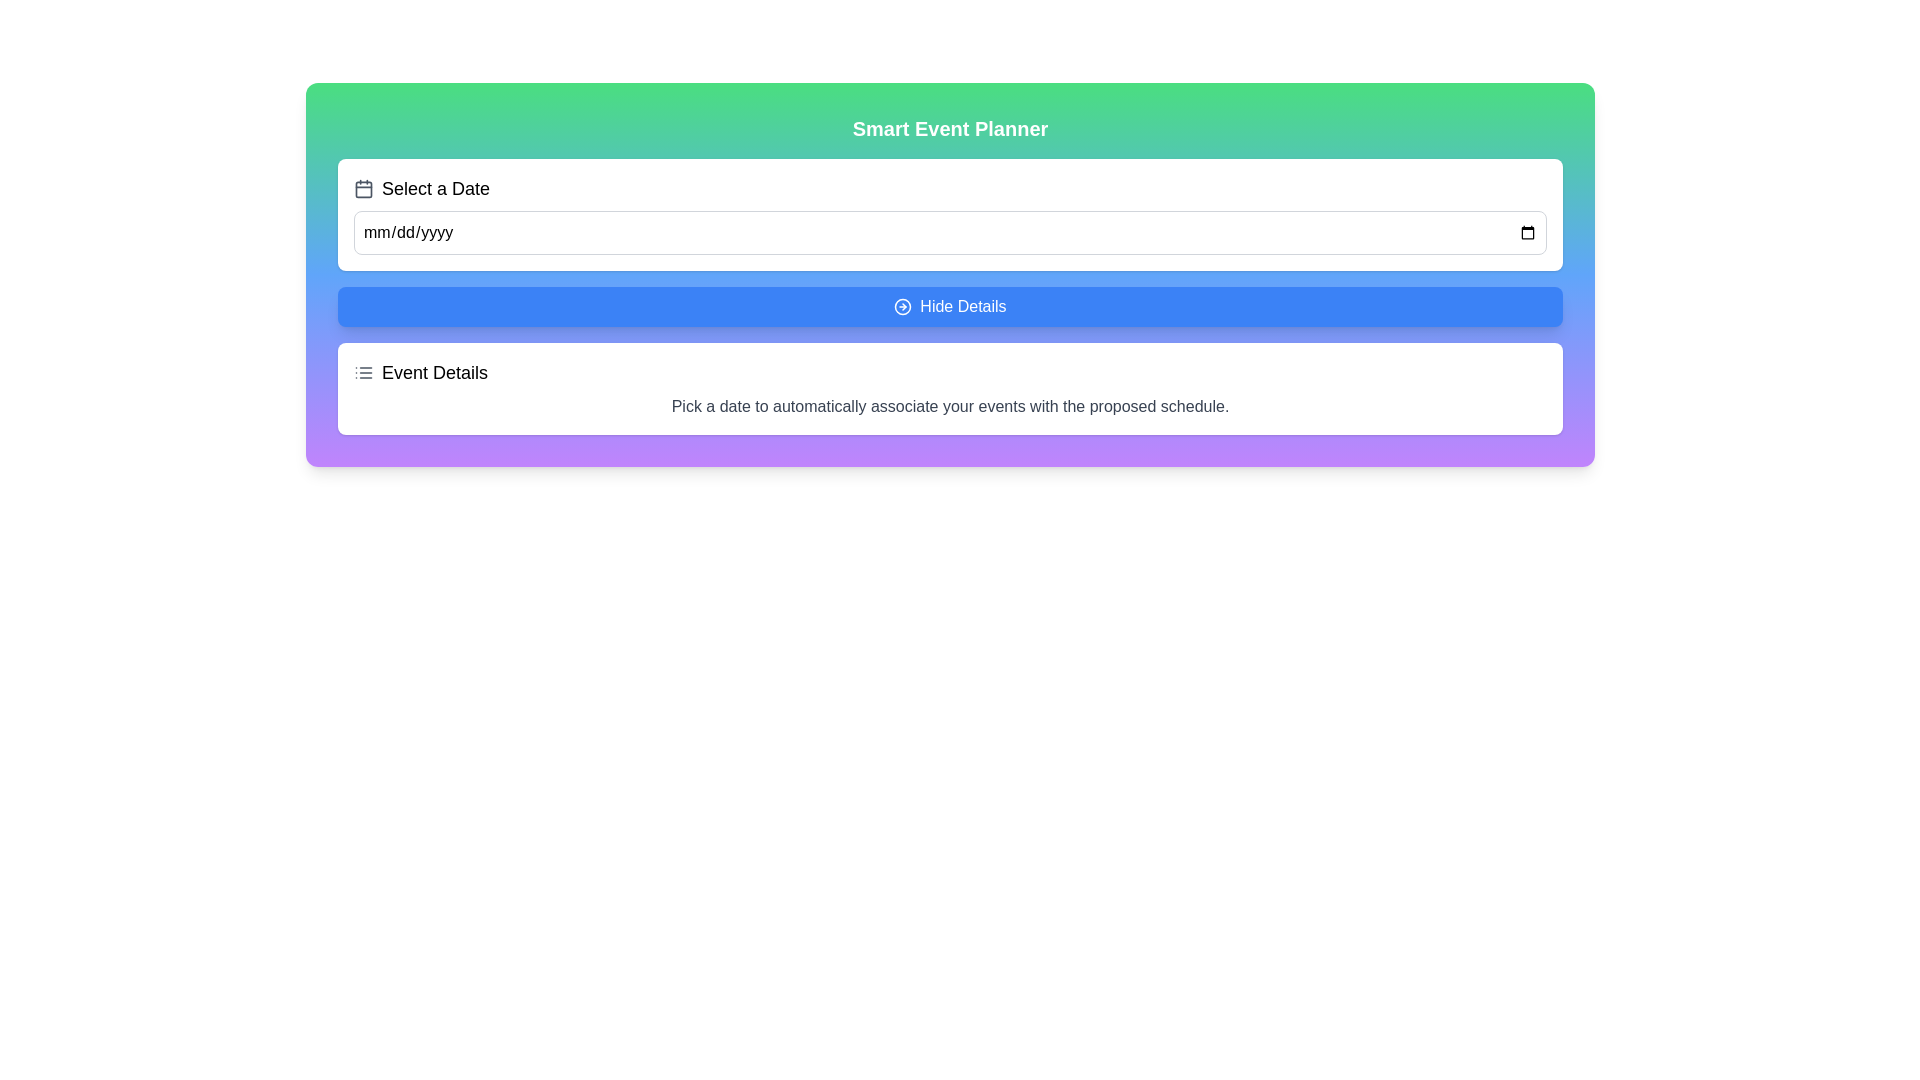 The image size is (1920, 1080). Describe the element at coordinates (364, 373) in the screenshot. I see `the list icon located to the left of the text 'Event Details', which consists of three vertical lines in a grayscale color scheme` at that location.